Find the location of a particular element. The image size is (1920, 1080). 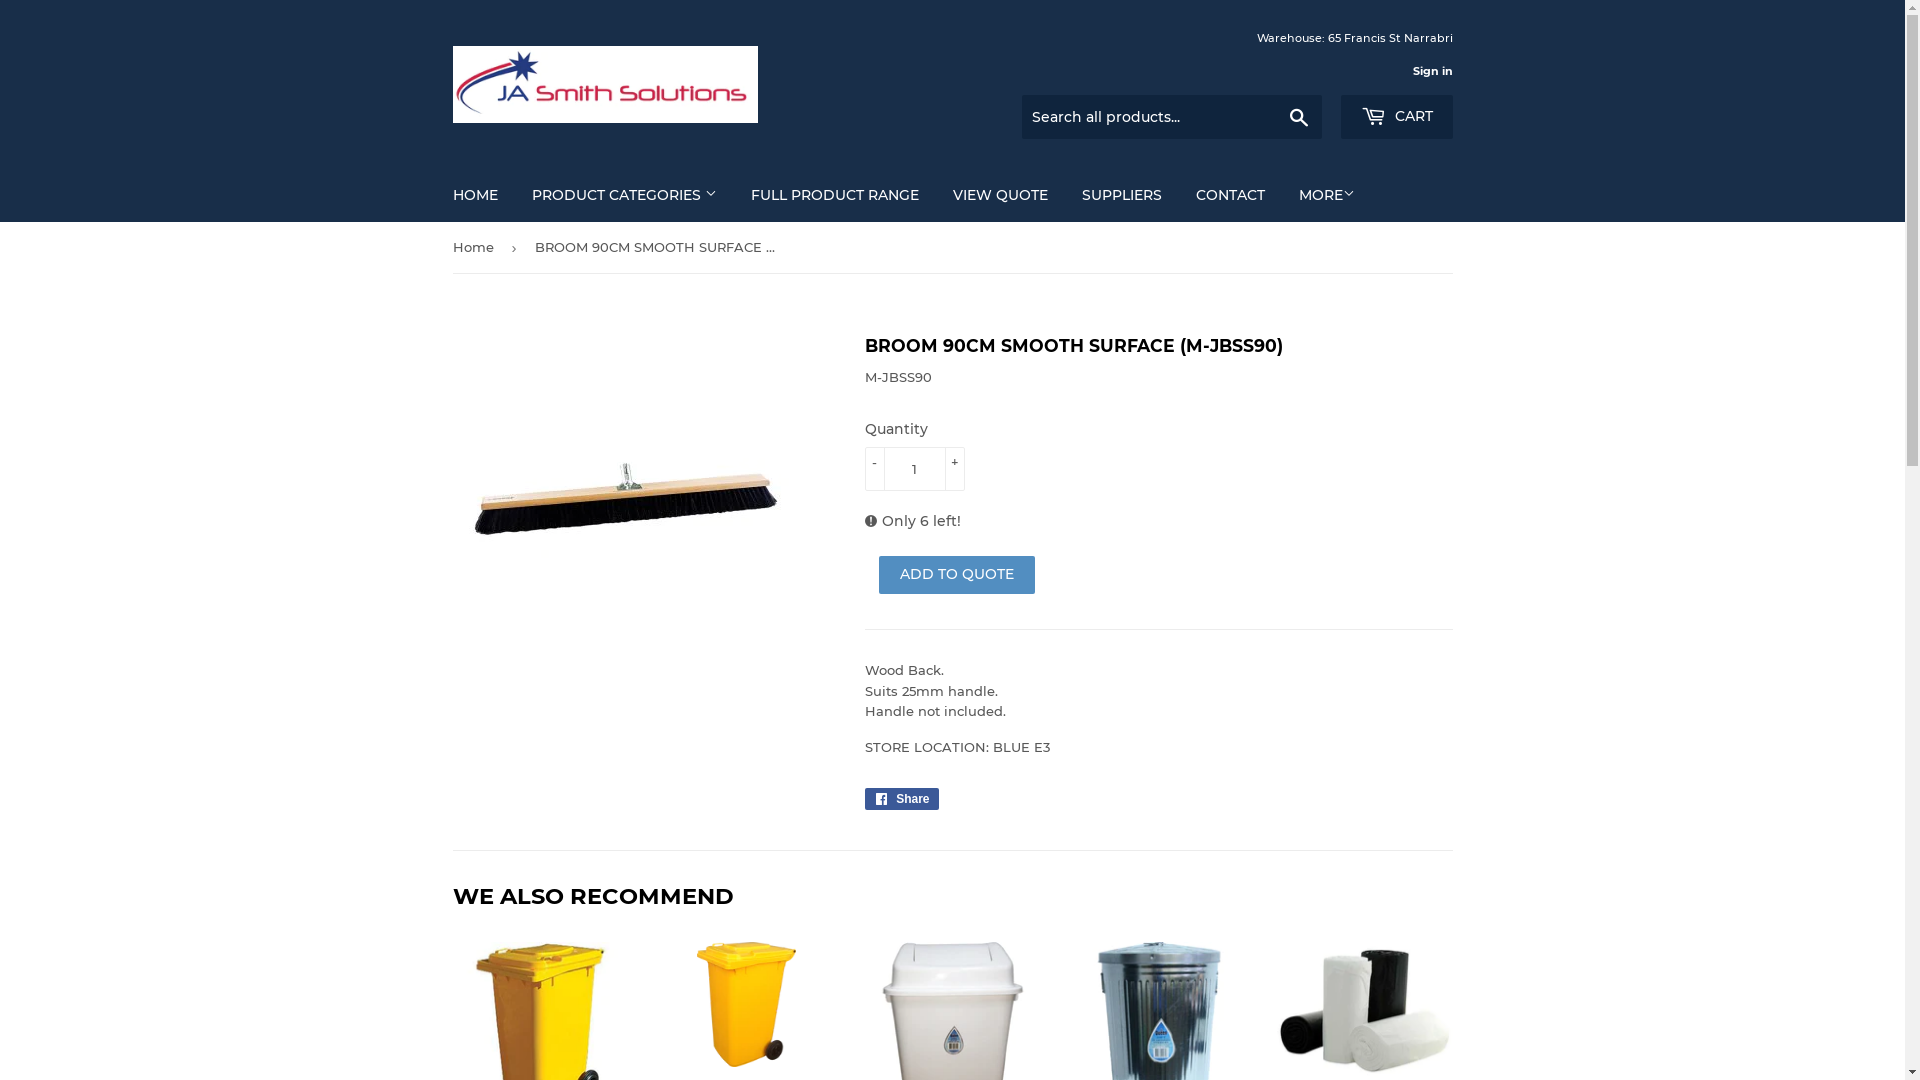

'MORE' is located at coordinates (1326, 195).